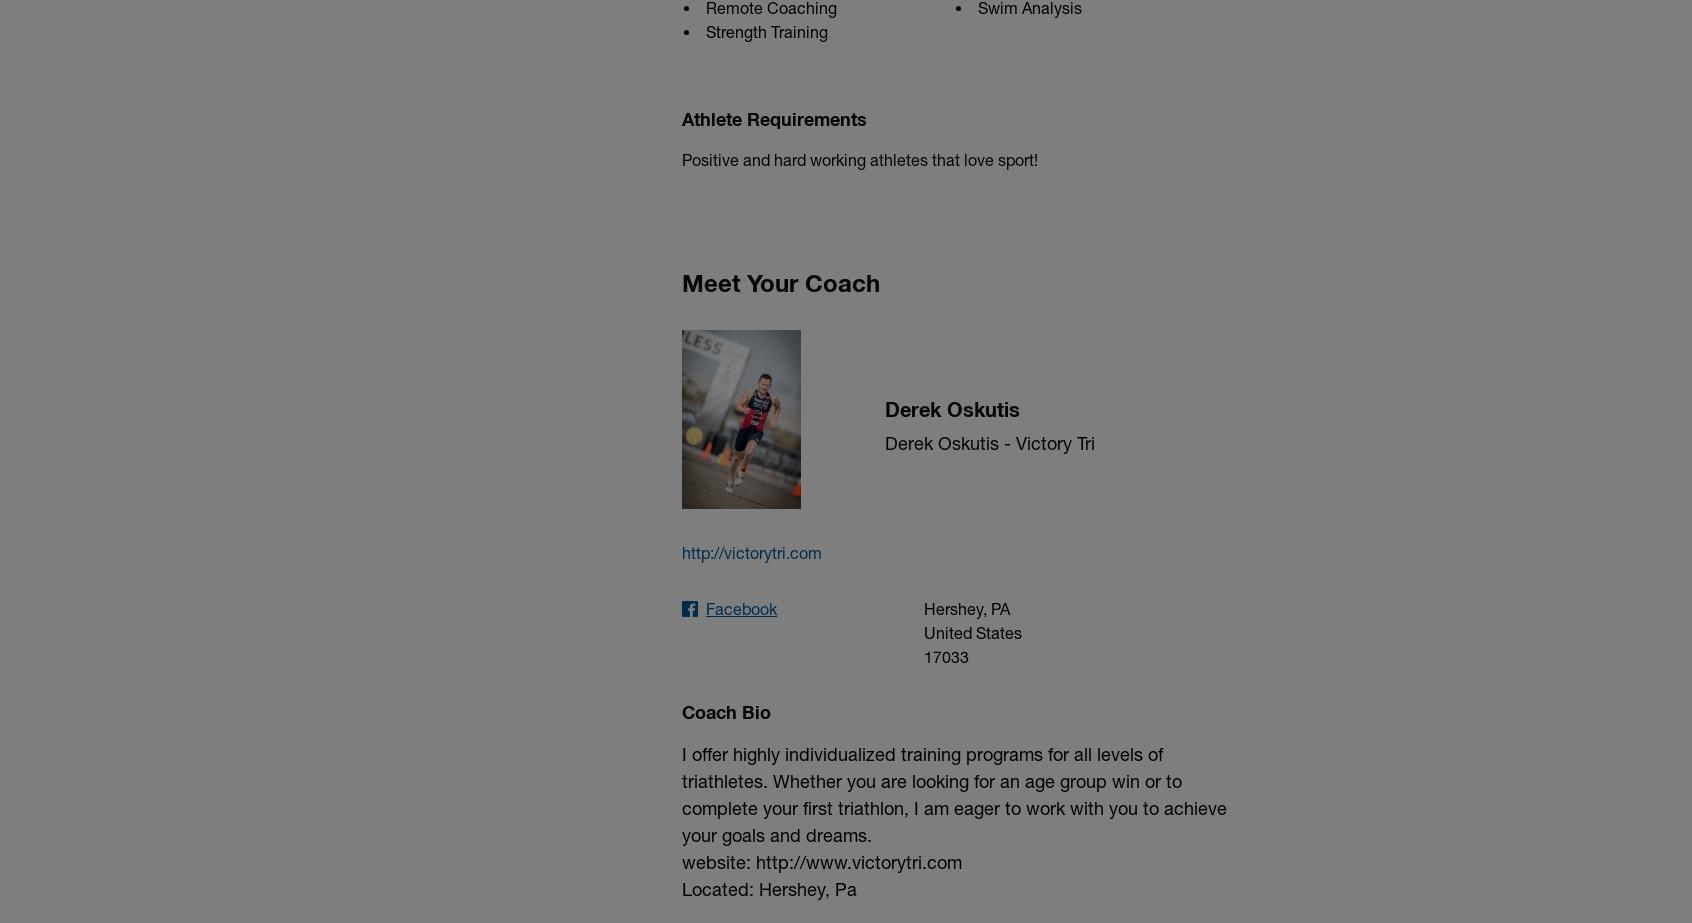  Describe the element at coordinates (740, 606) in the screenshot. I see `'Facebook'` at that location.